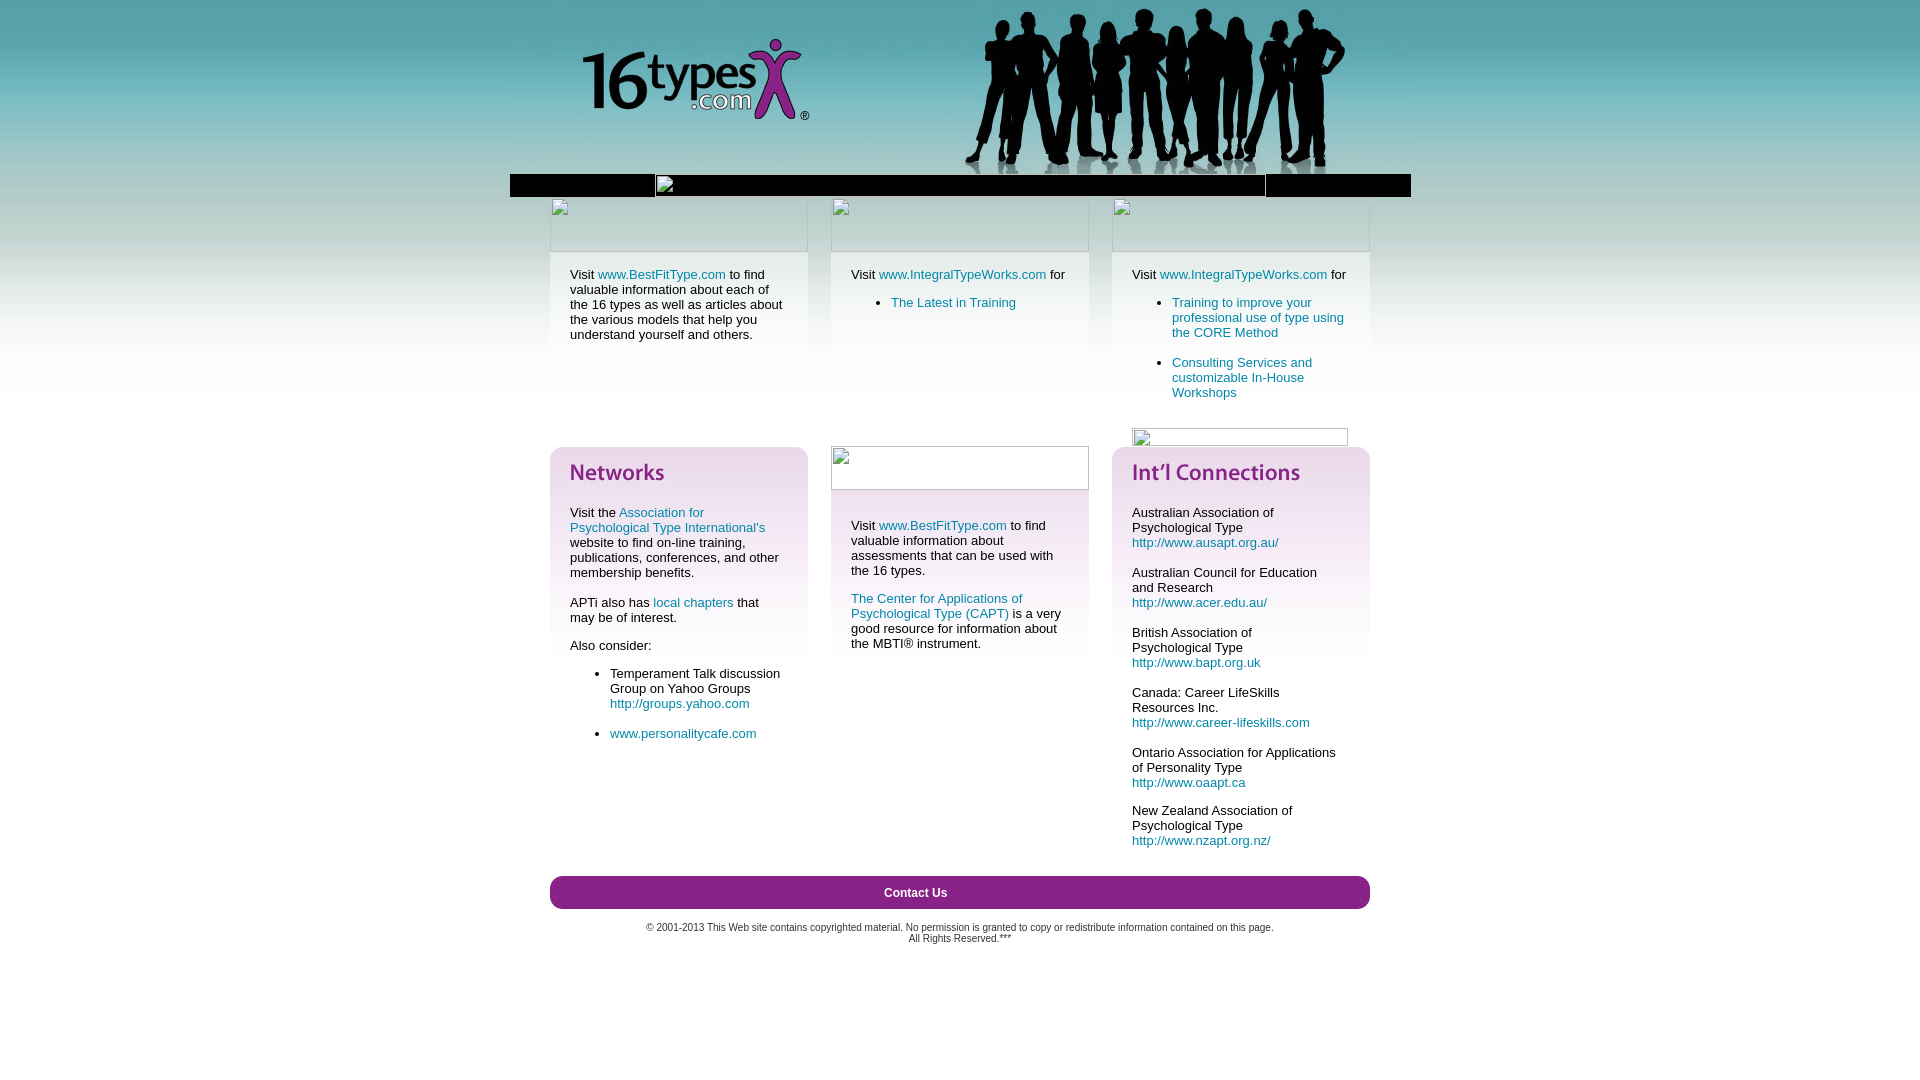 The width and height of the screenshot is (1920, 1080). I want to click on 'http://www.nzapt.org.nz/', so click(1200, 840).